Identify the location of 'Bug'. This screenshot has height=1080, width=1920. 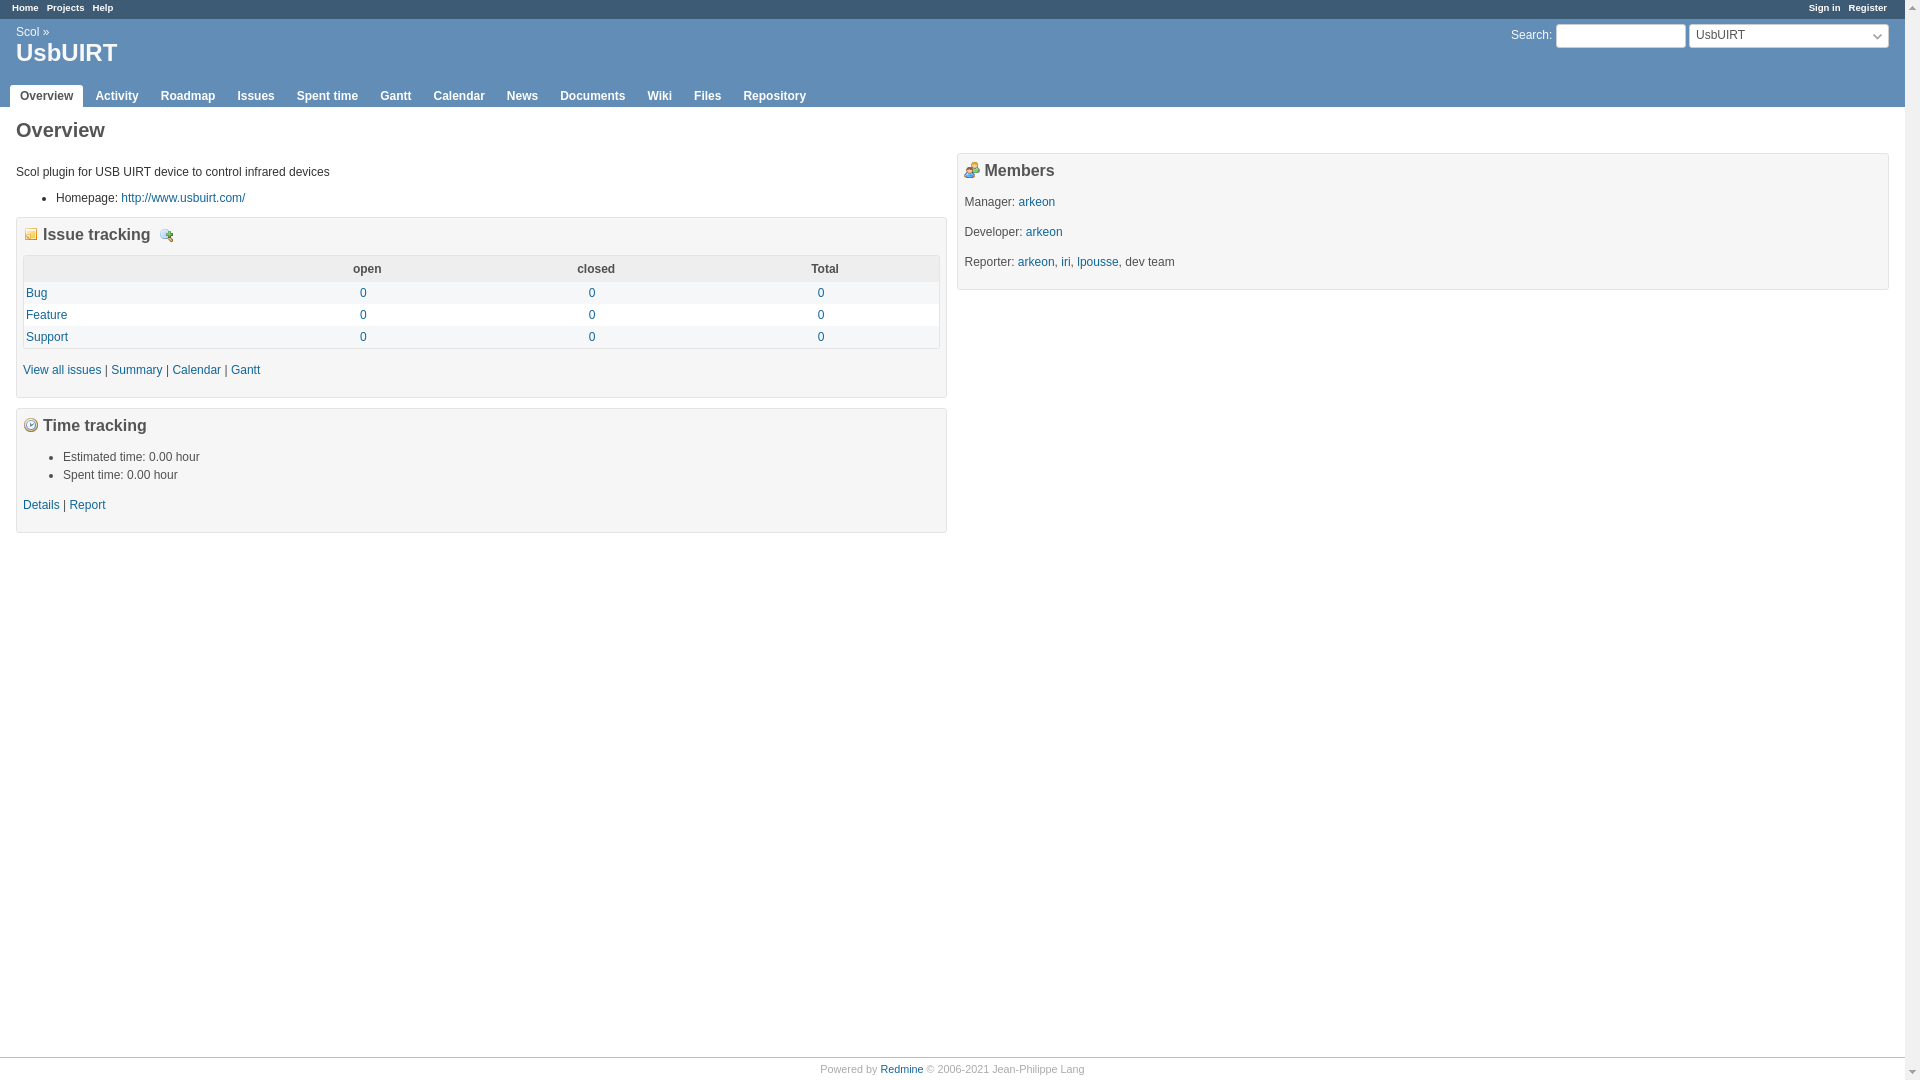
(36, 293).